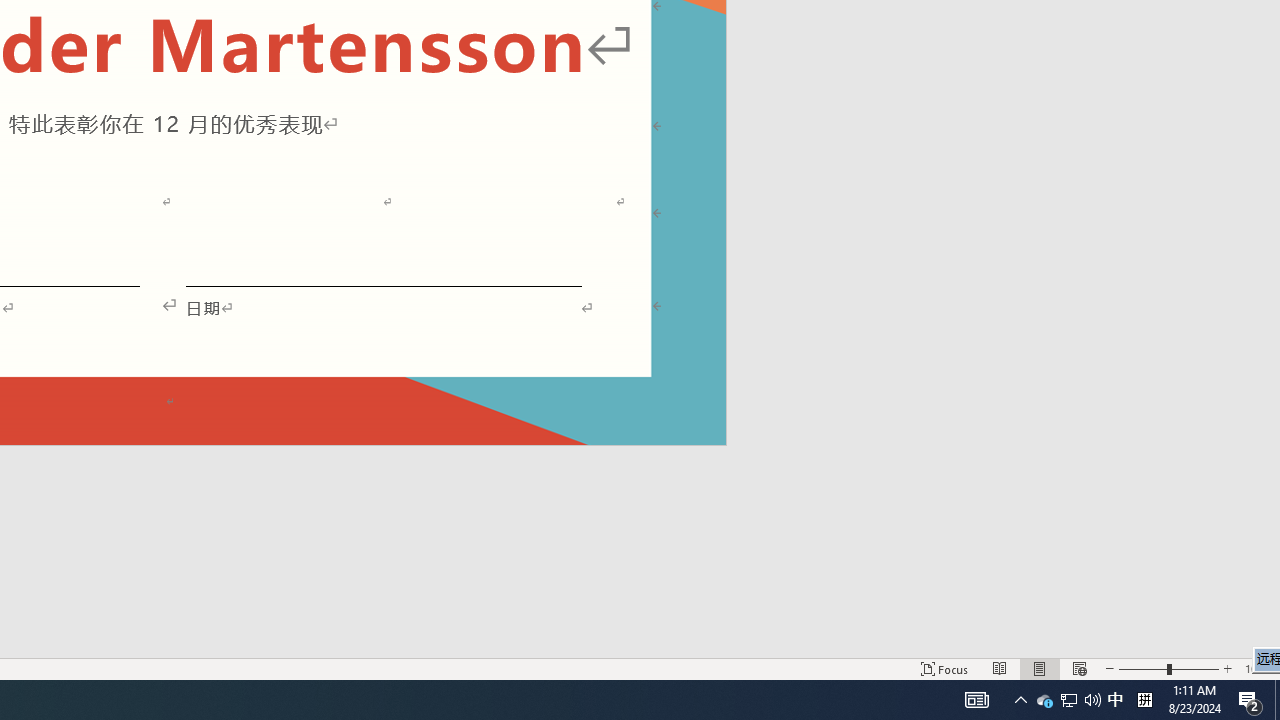 This screenshot has width=1280, height=720. I want to click on 'Zoom In', so click(1226, 669).